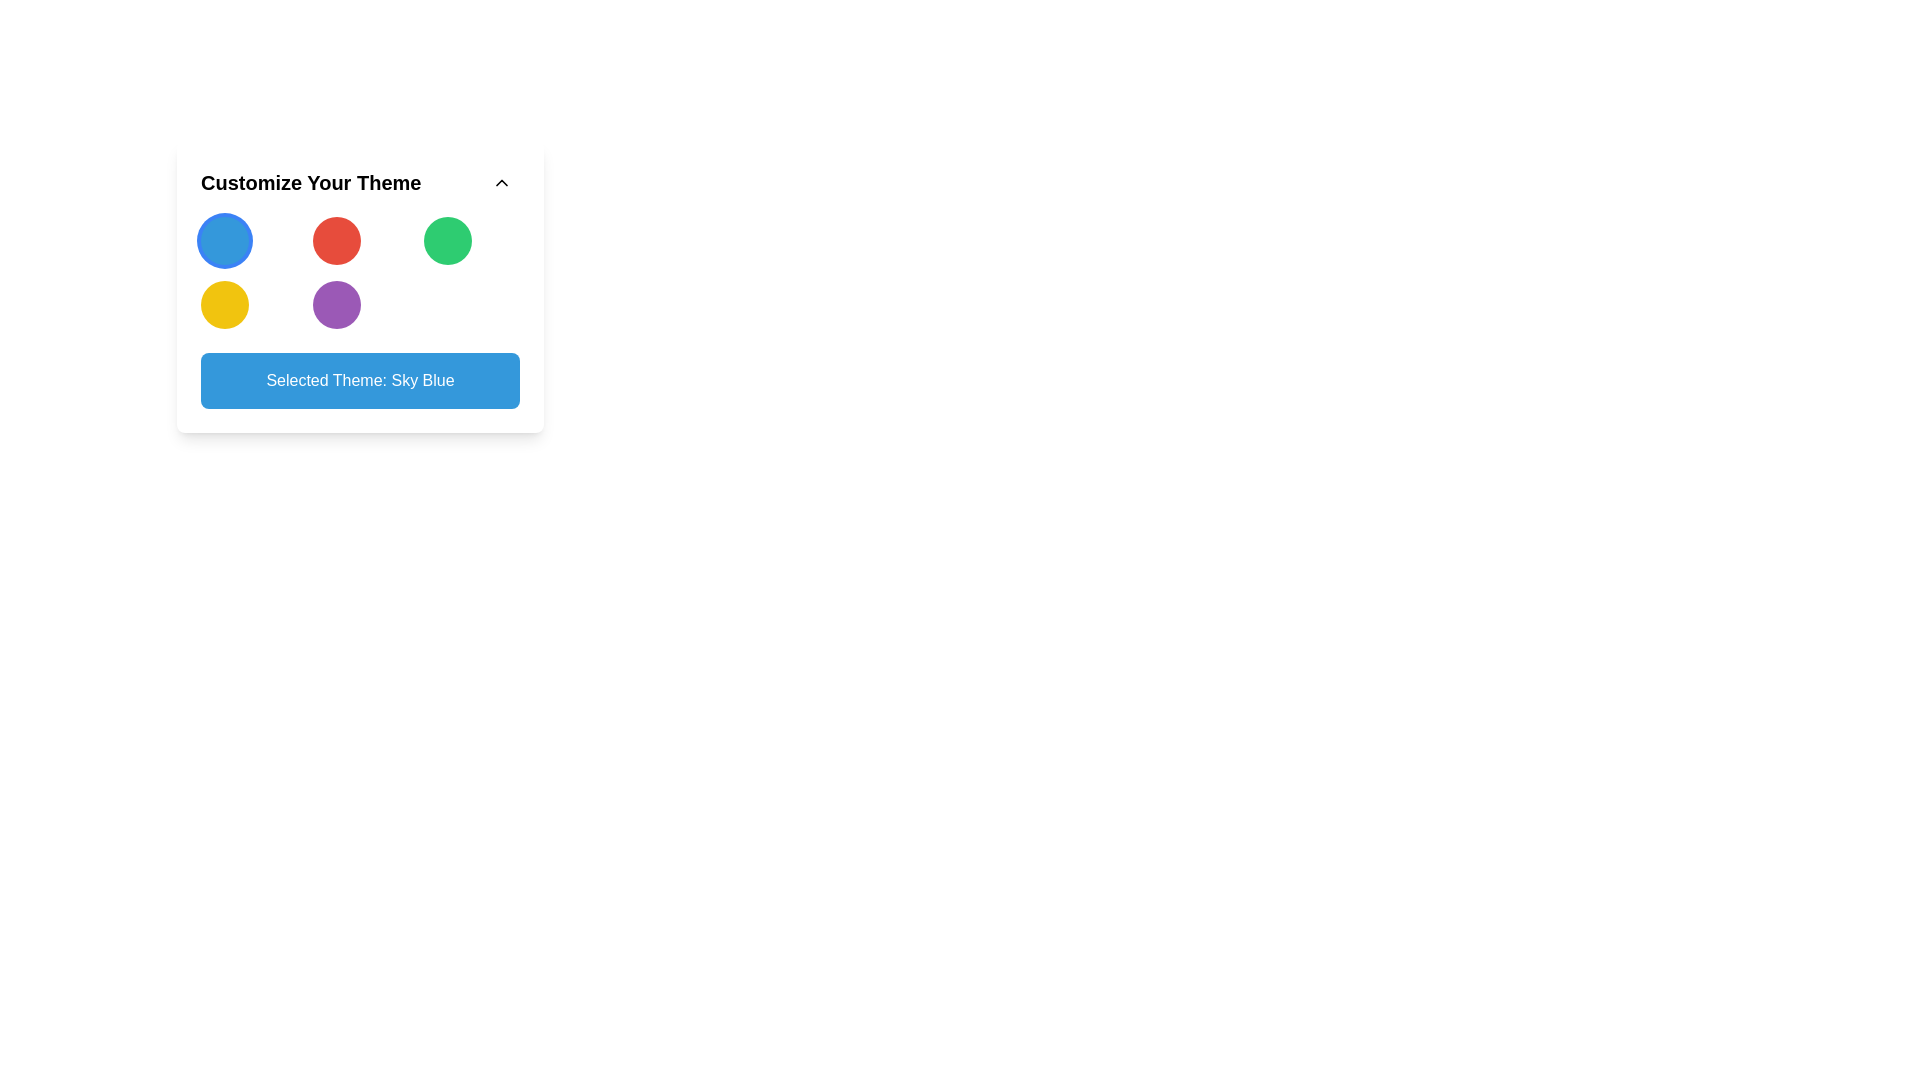 The image size is (1920, 1080). I want to click on the button in the middle column of the top row, so click(336, 239).